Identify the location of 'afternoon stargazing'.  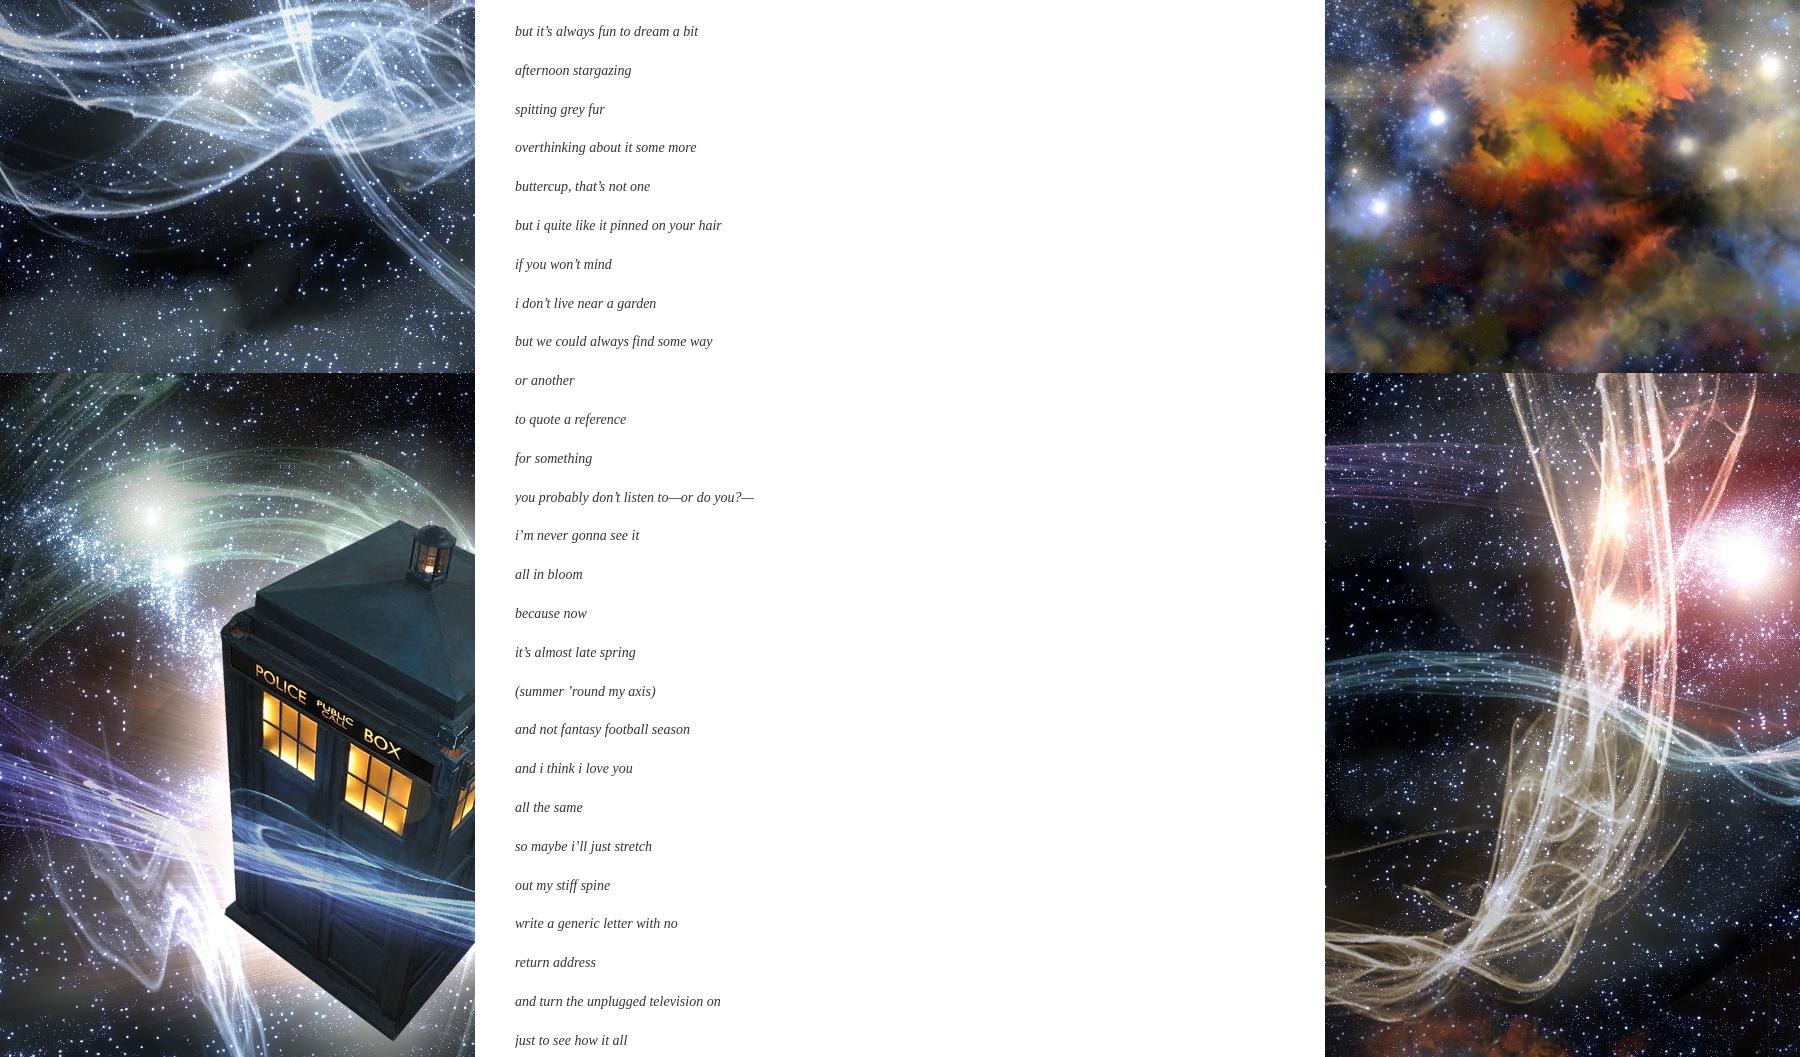
(572, 879).